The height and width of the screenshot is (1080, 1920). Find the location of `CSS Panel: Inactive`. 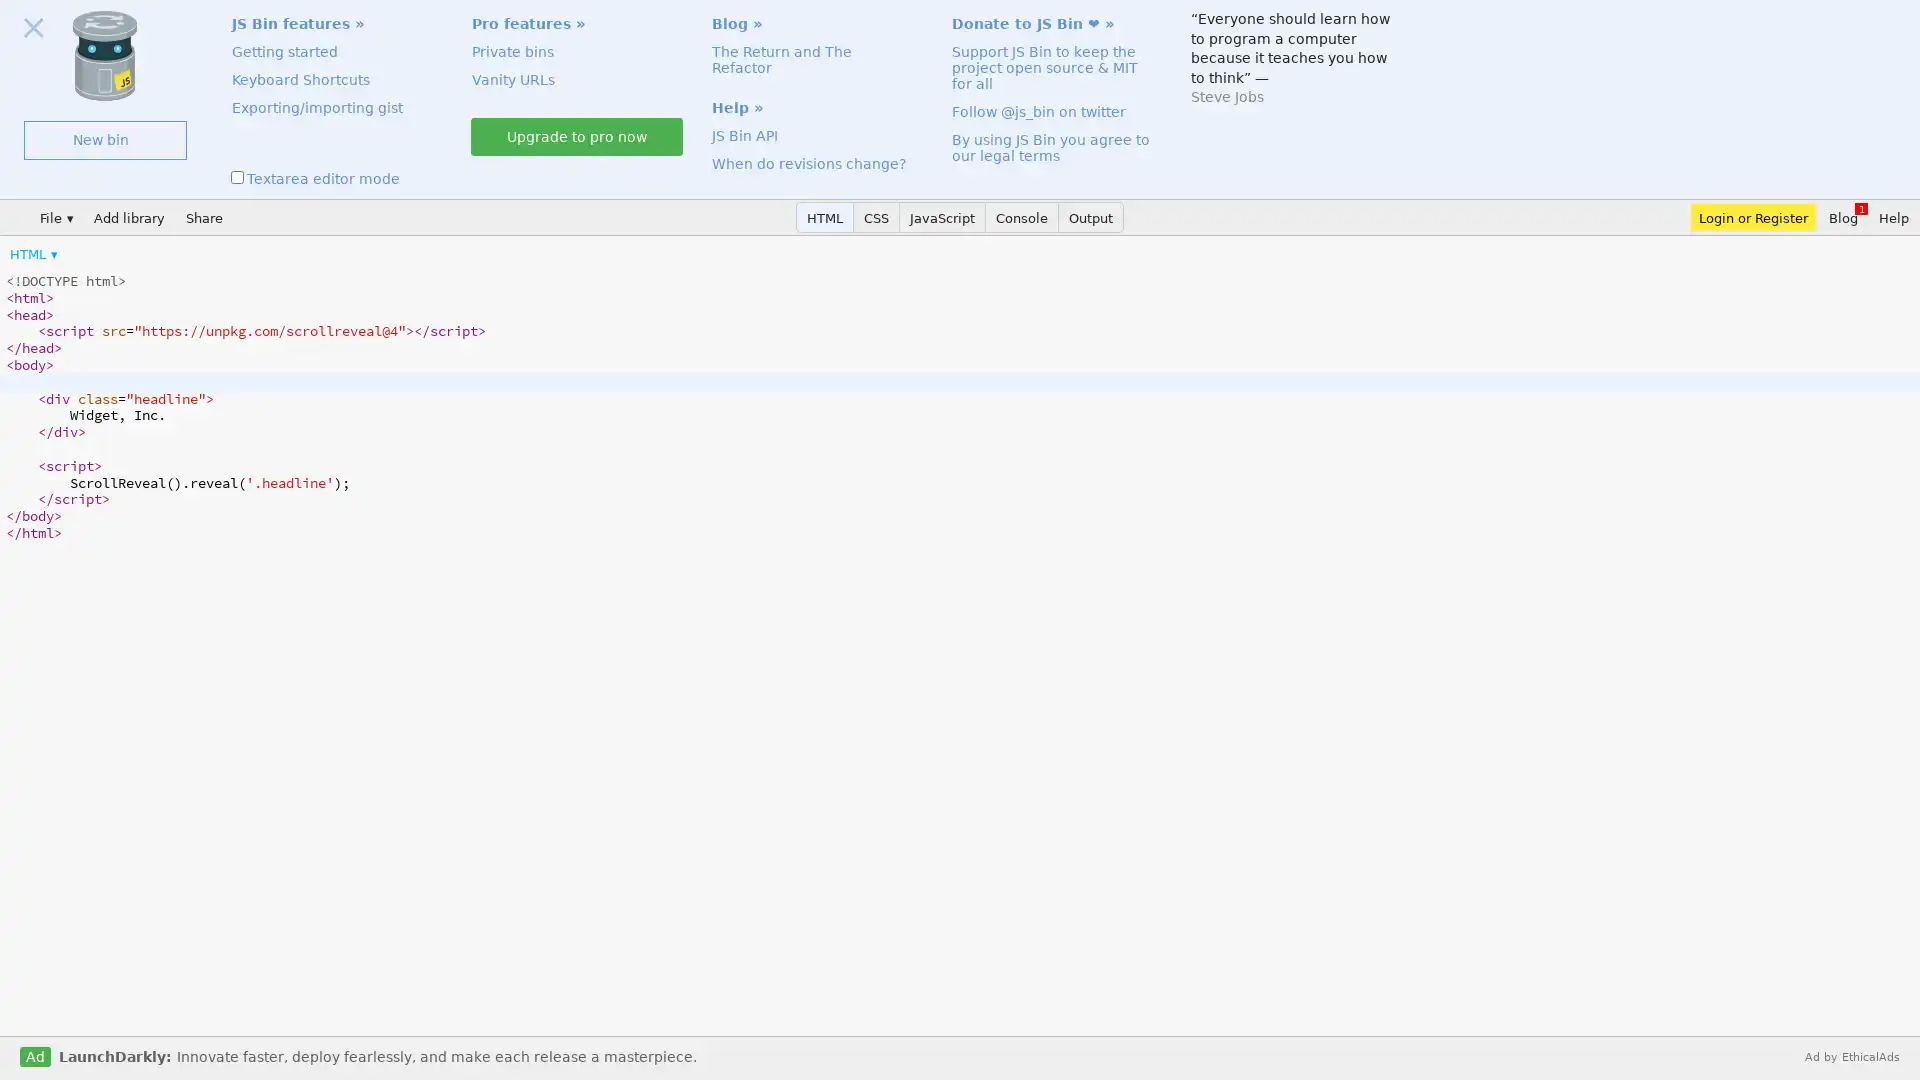

CSS Panel: Inactive is located at coordinates (877, 217).